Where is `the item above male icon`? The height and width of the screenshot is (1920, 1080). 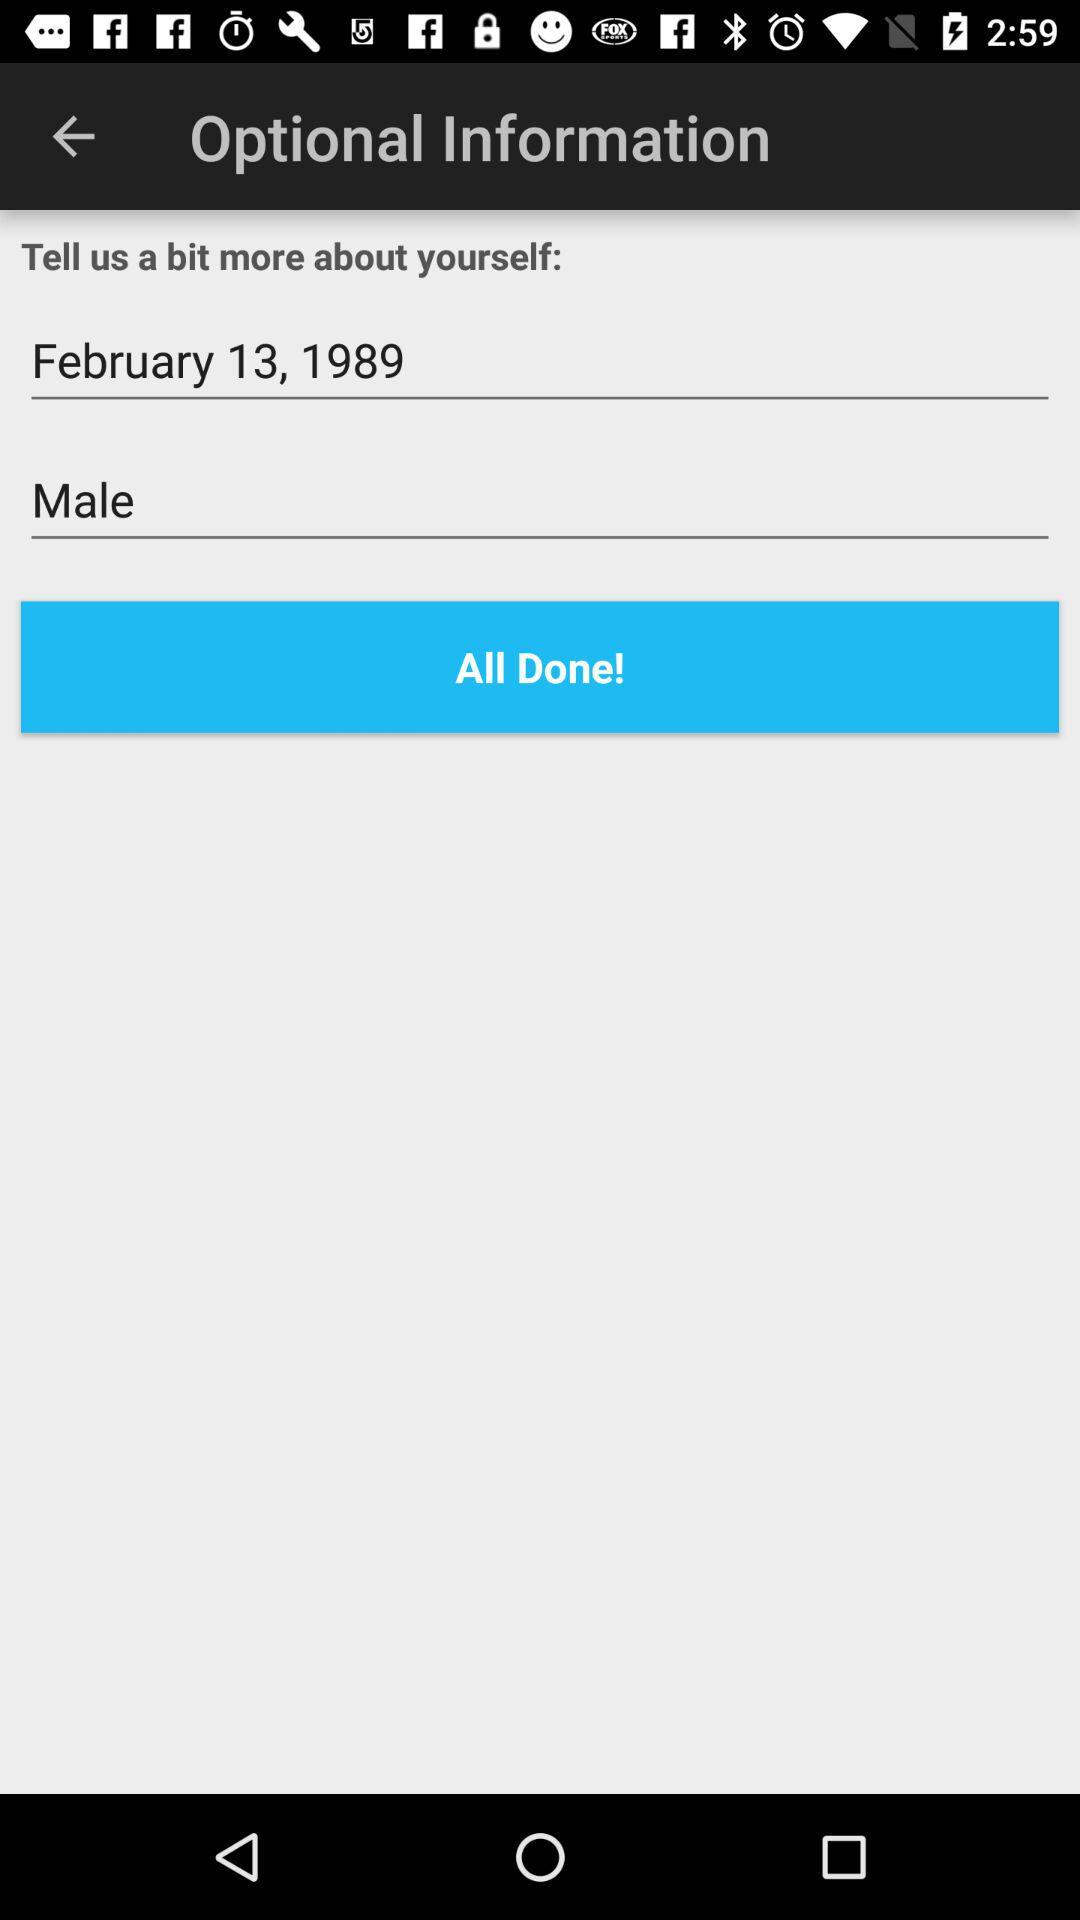
the item above male icon is located at coordinates (540, 360).